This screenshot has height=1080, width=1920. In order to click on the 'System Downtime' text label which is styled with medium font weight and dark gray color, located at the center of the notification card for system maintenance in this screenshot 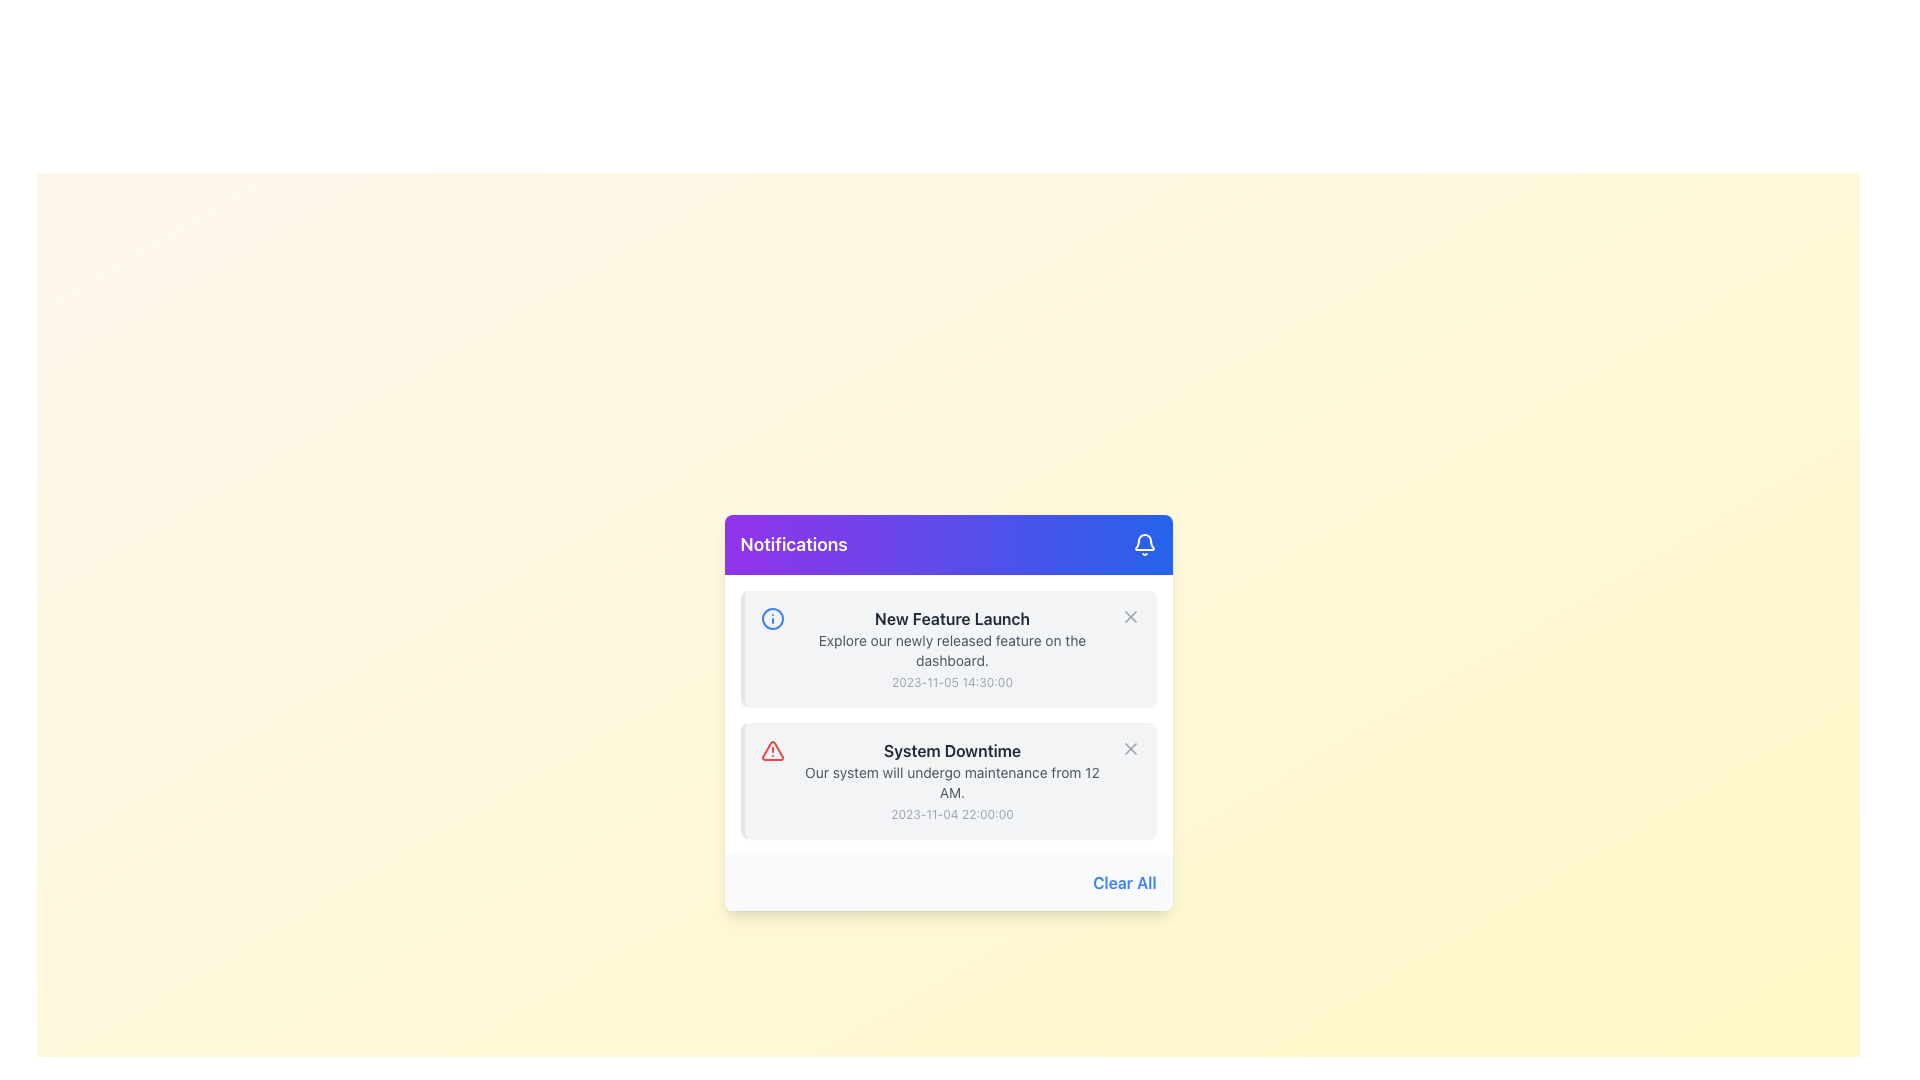, I will do `click(951, 751)`.